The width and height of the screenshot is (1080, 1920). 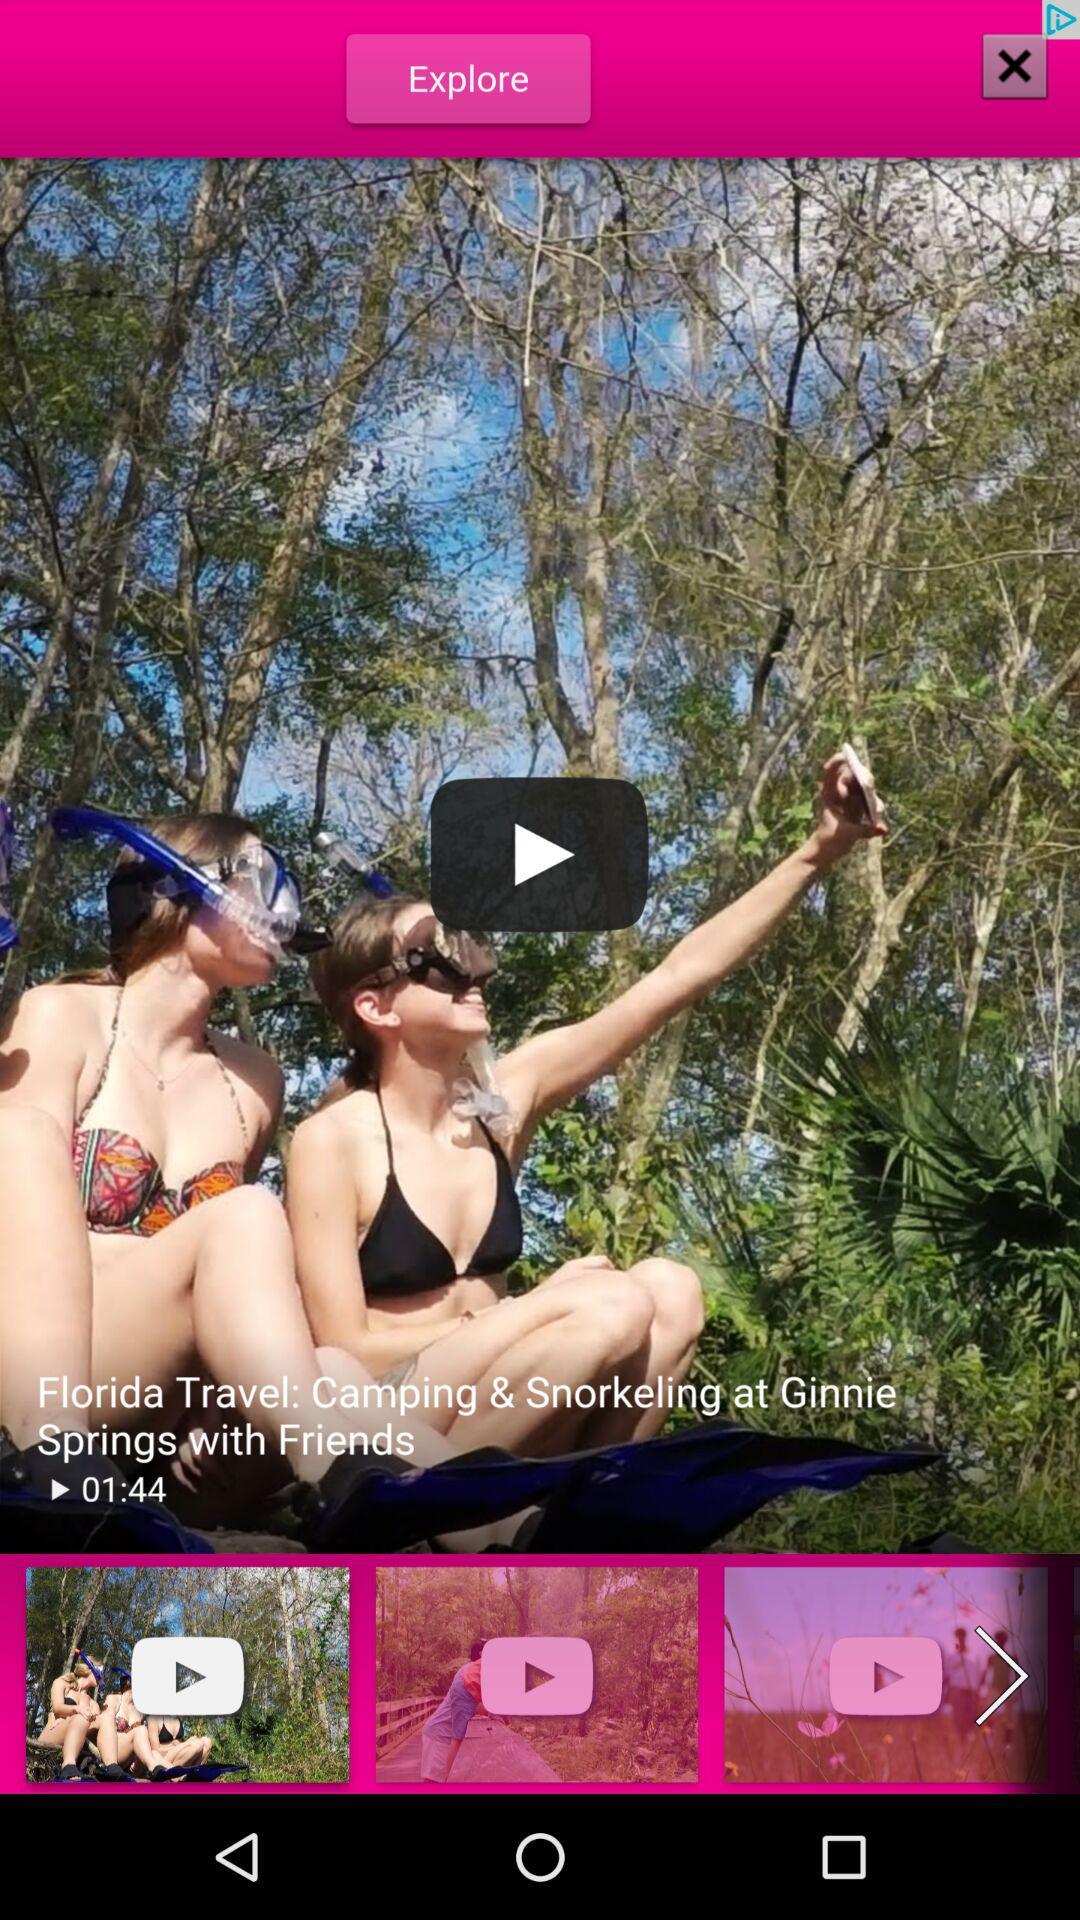 What do you see at coordinates (1014, 70) in the screenshot?
I see `the close icon` at bounding box center [1014, 70].